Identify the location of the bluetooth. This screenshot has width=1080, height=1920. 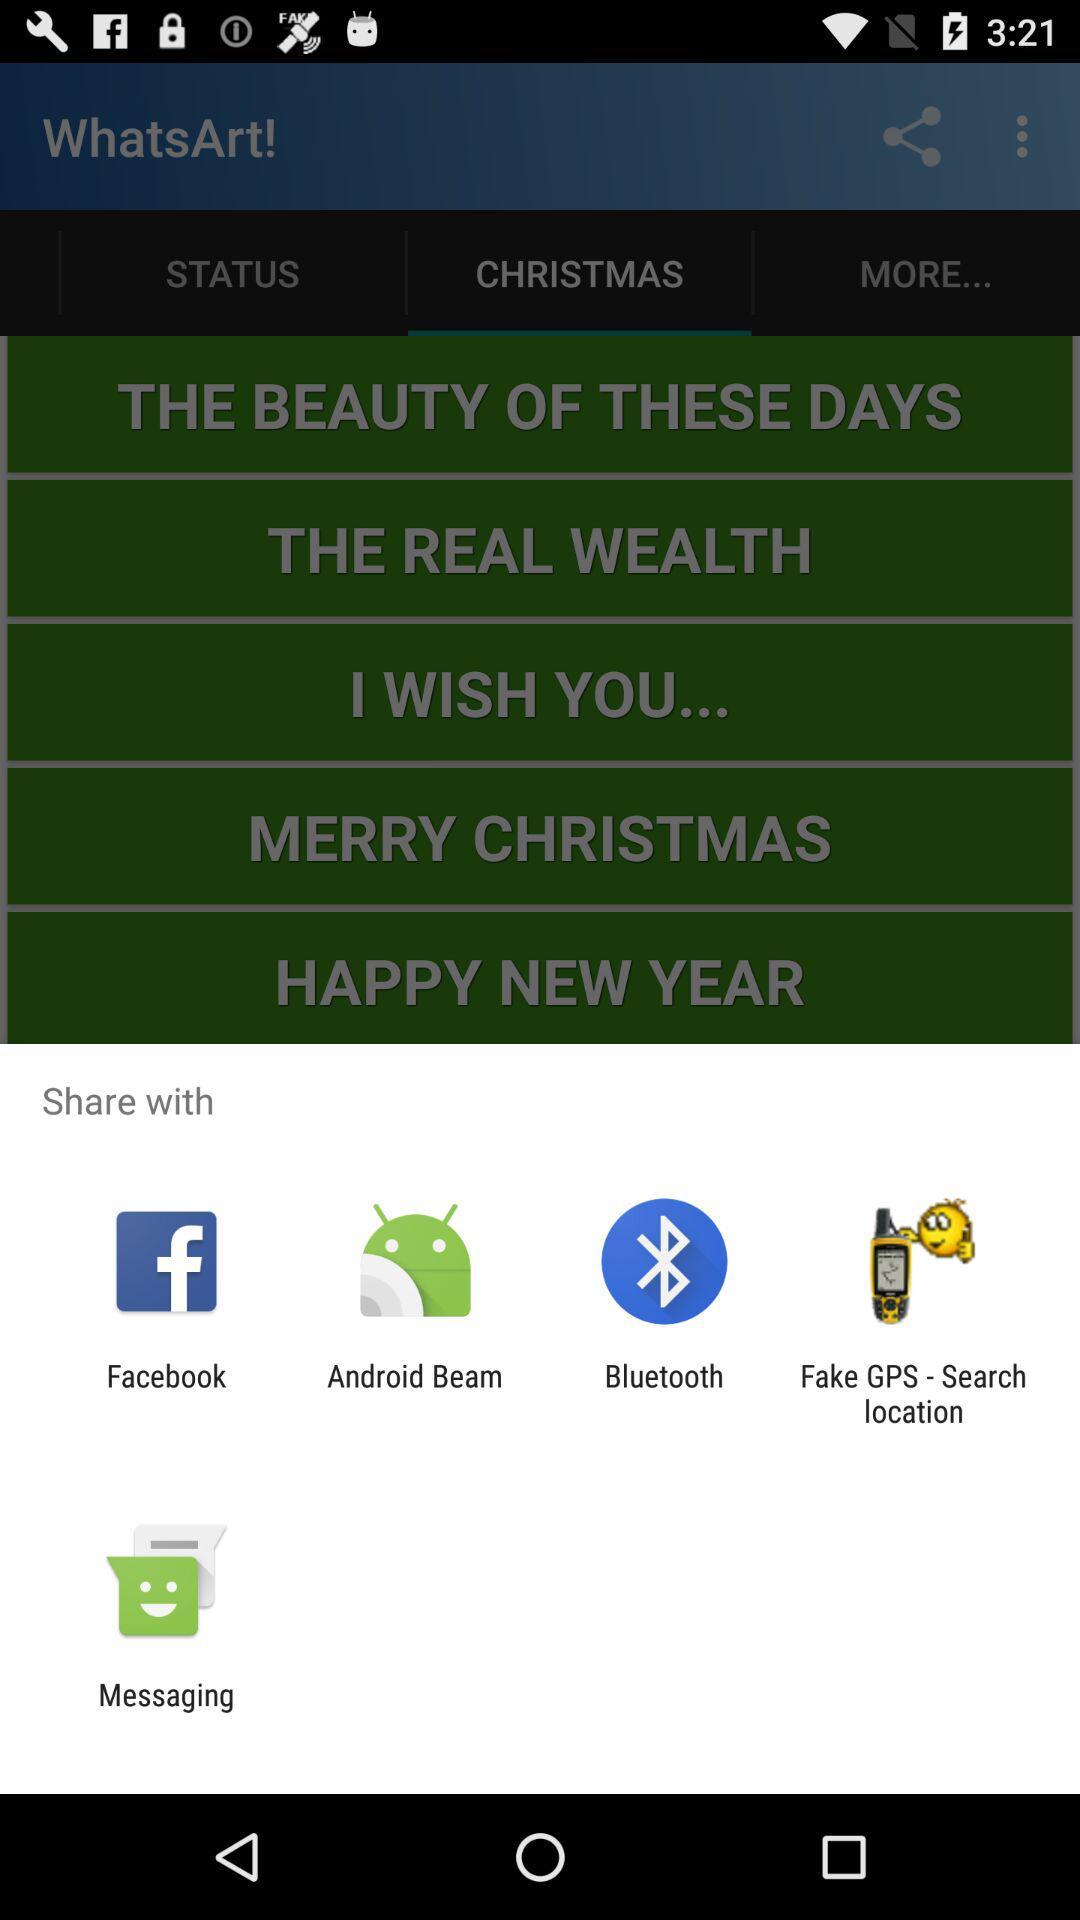
(664, 1392).